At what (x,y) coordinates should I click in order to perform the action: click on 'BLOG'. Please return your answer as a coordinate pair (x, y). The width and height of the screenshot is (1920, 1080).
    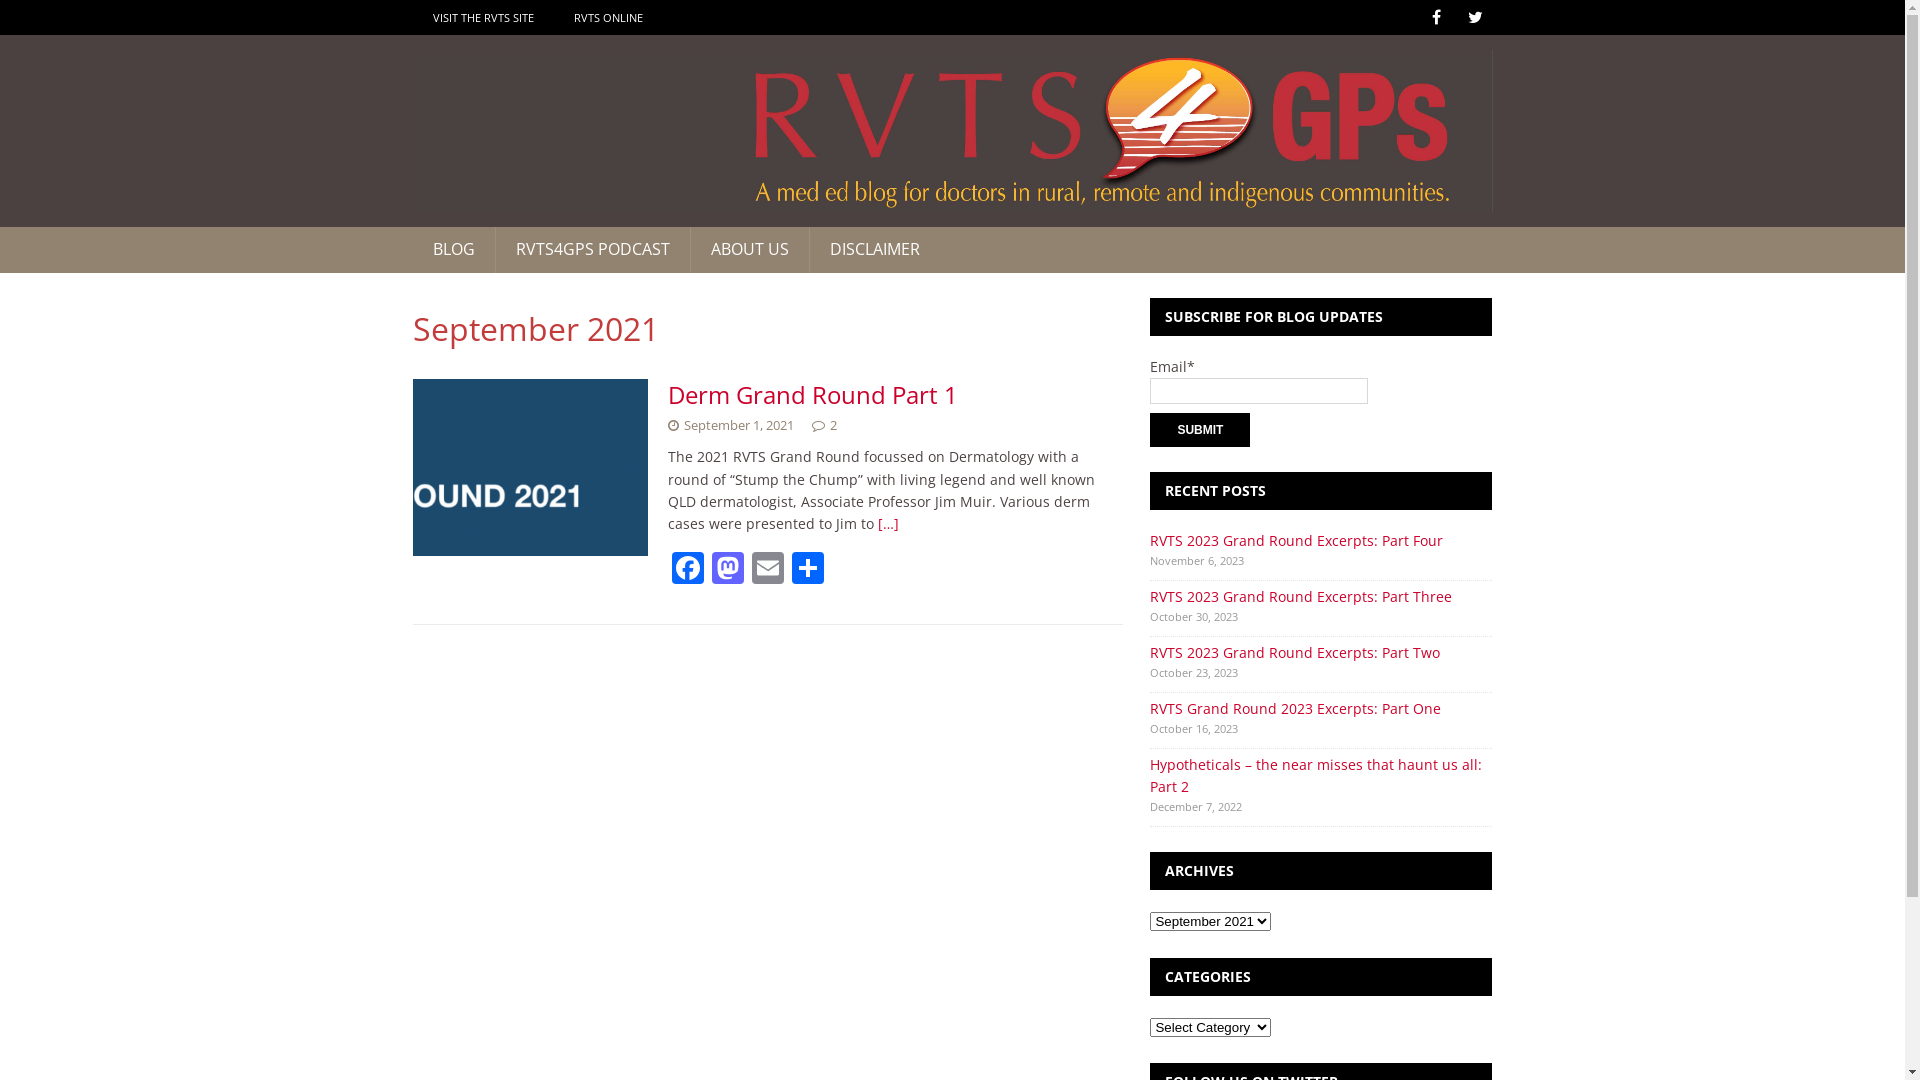
    Looking at the image, I should click on (451, 249).